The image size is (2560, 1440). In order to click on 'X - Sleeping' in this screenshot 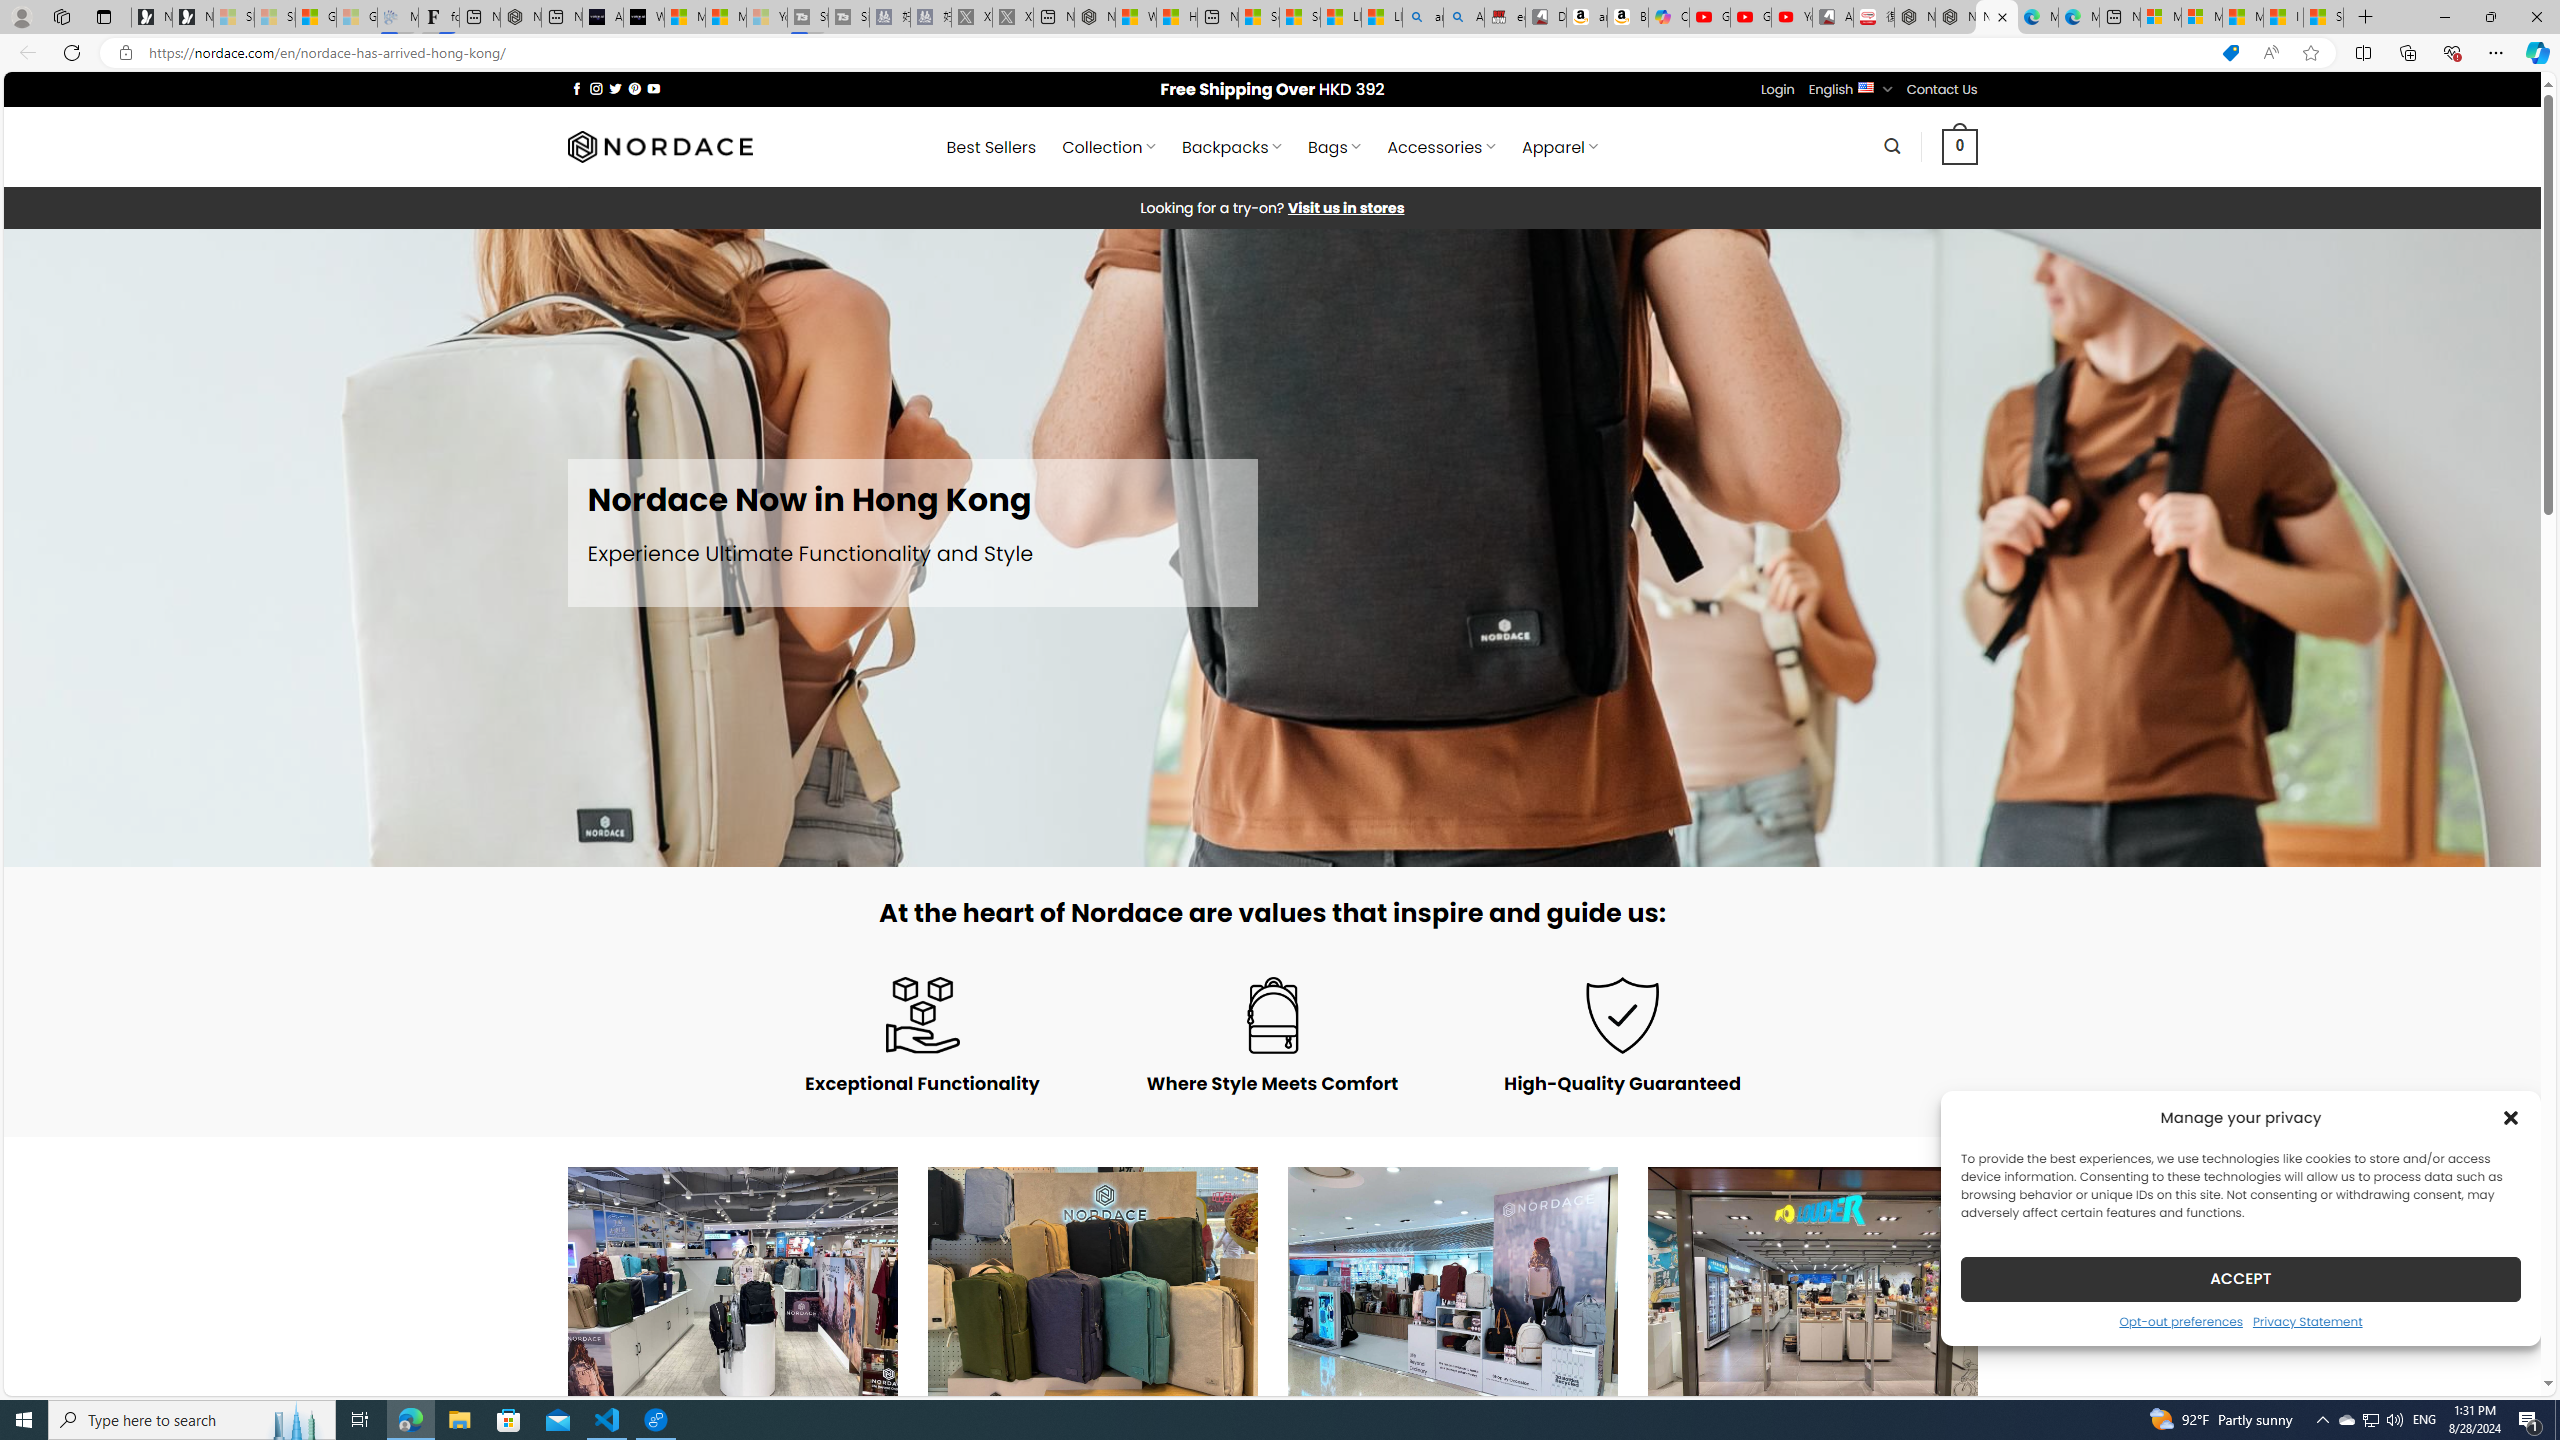, I will do `click(1011, 16)`.